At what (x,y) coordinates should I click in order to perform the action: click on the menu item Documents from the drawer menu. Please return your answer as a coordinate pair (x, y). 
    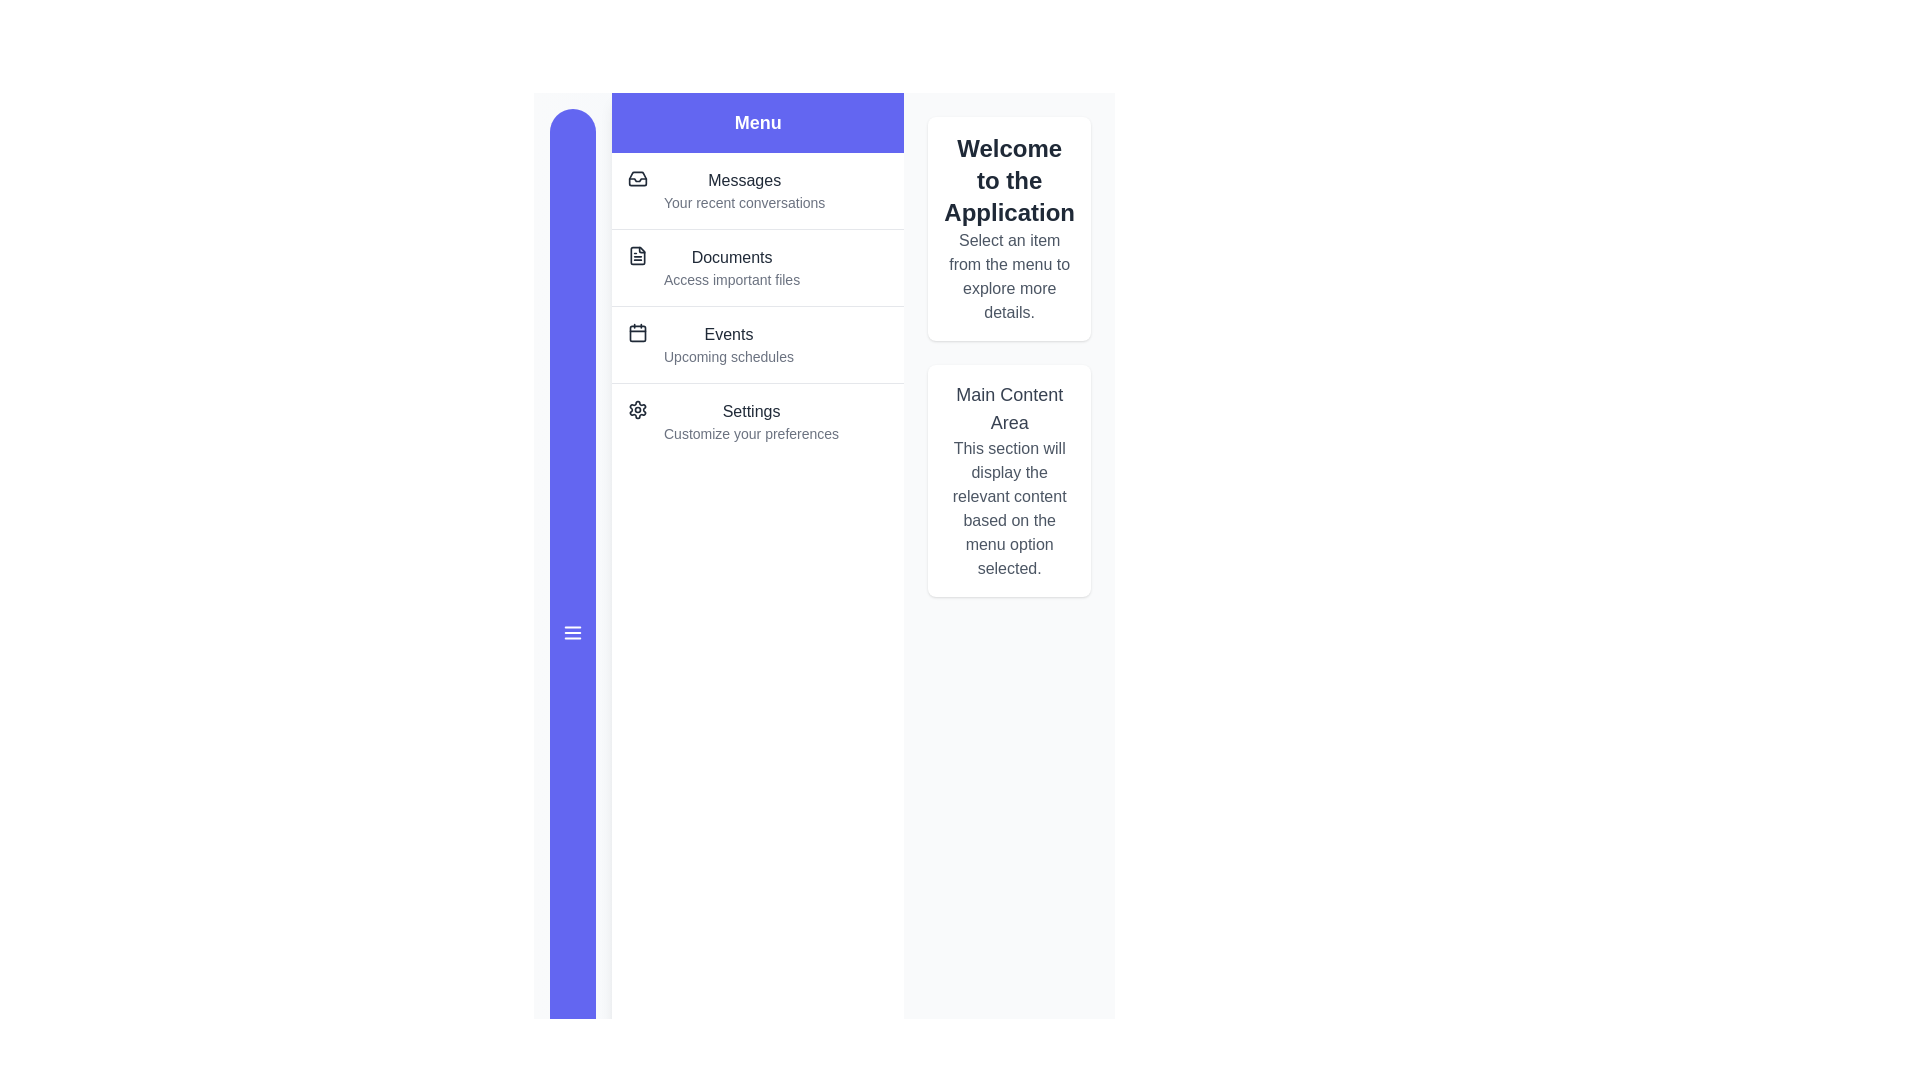
    Looking at the image, I should click on (757, 266).